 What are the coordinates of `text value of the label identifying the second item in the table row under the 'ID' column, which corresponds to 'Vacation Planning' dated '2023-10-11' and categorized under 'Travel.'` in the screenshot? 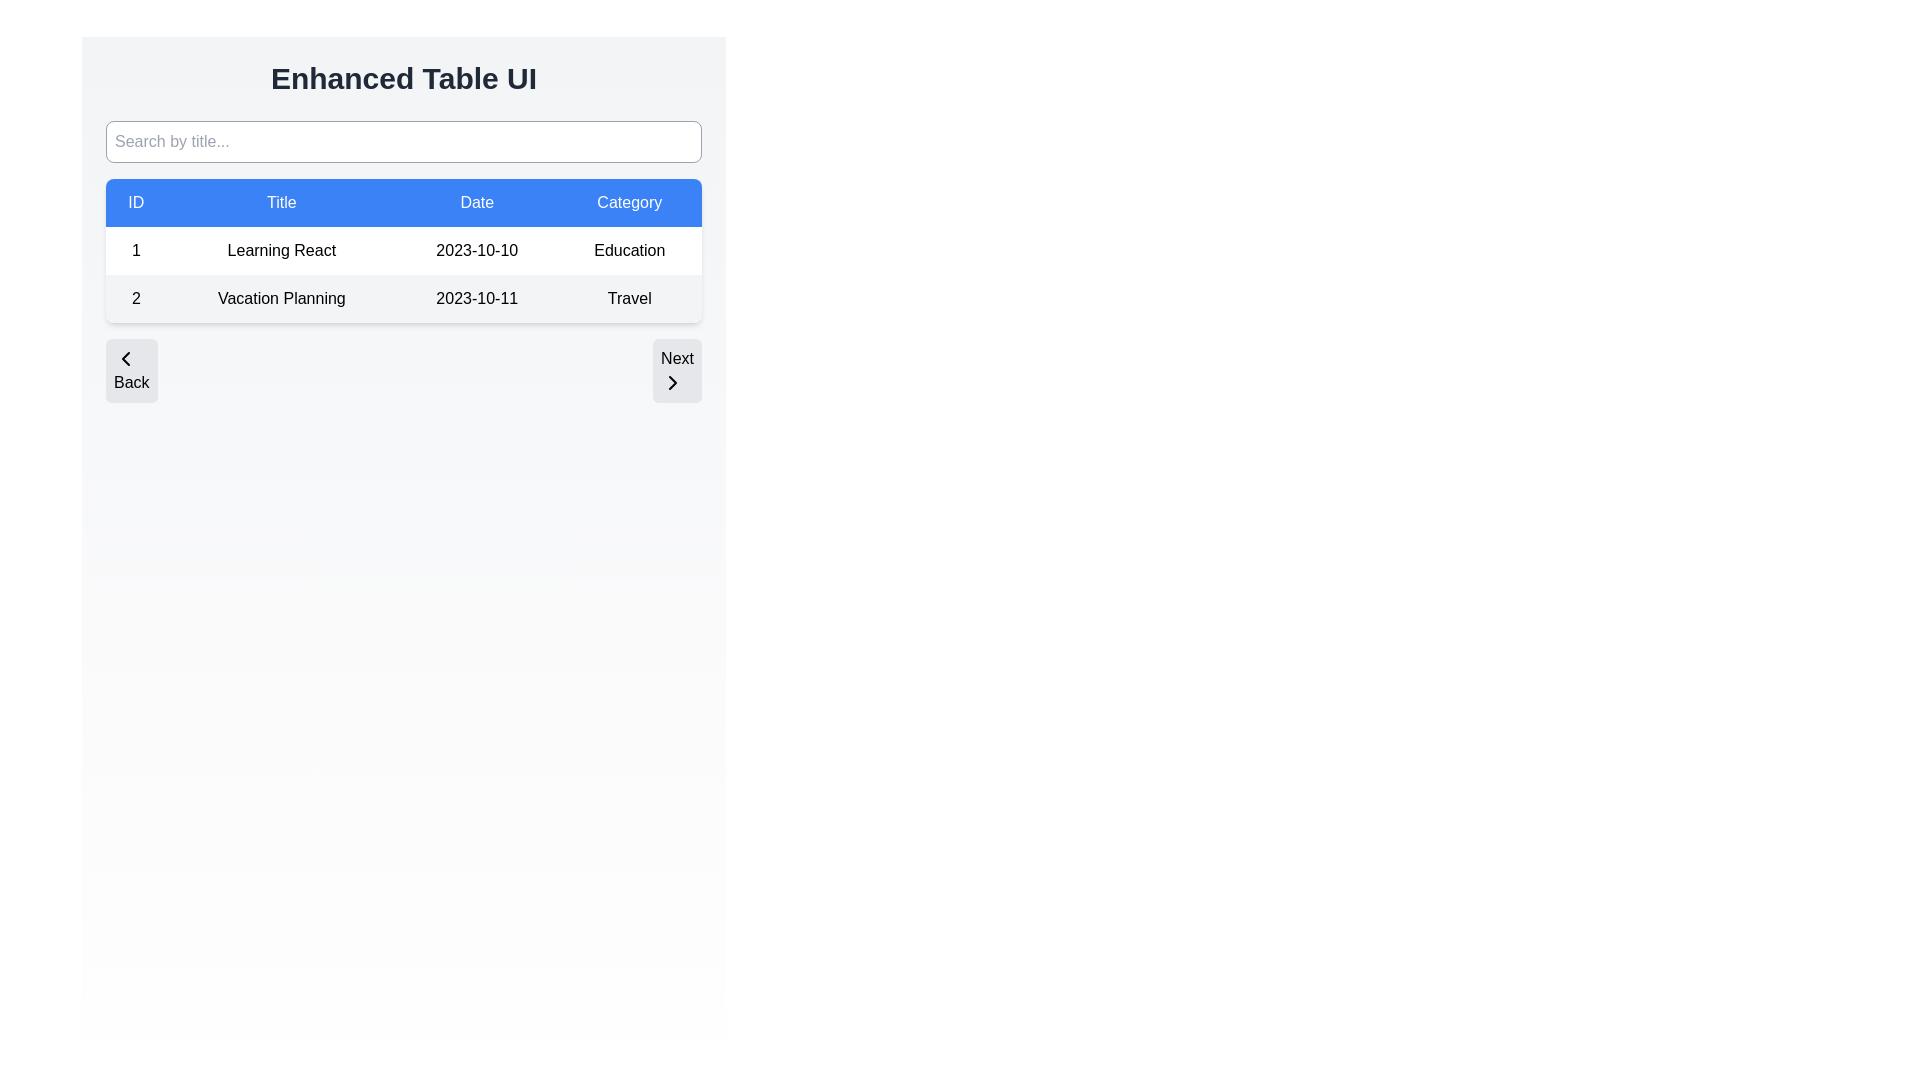 It's located at (135, 299).